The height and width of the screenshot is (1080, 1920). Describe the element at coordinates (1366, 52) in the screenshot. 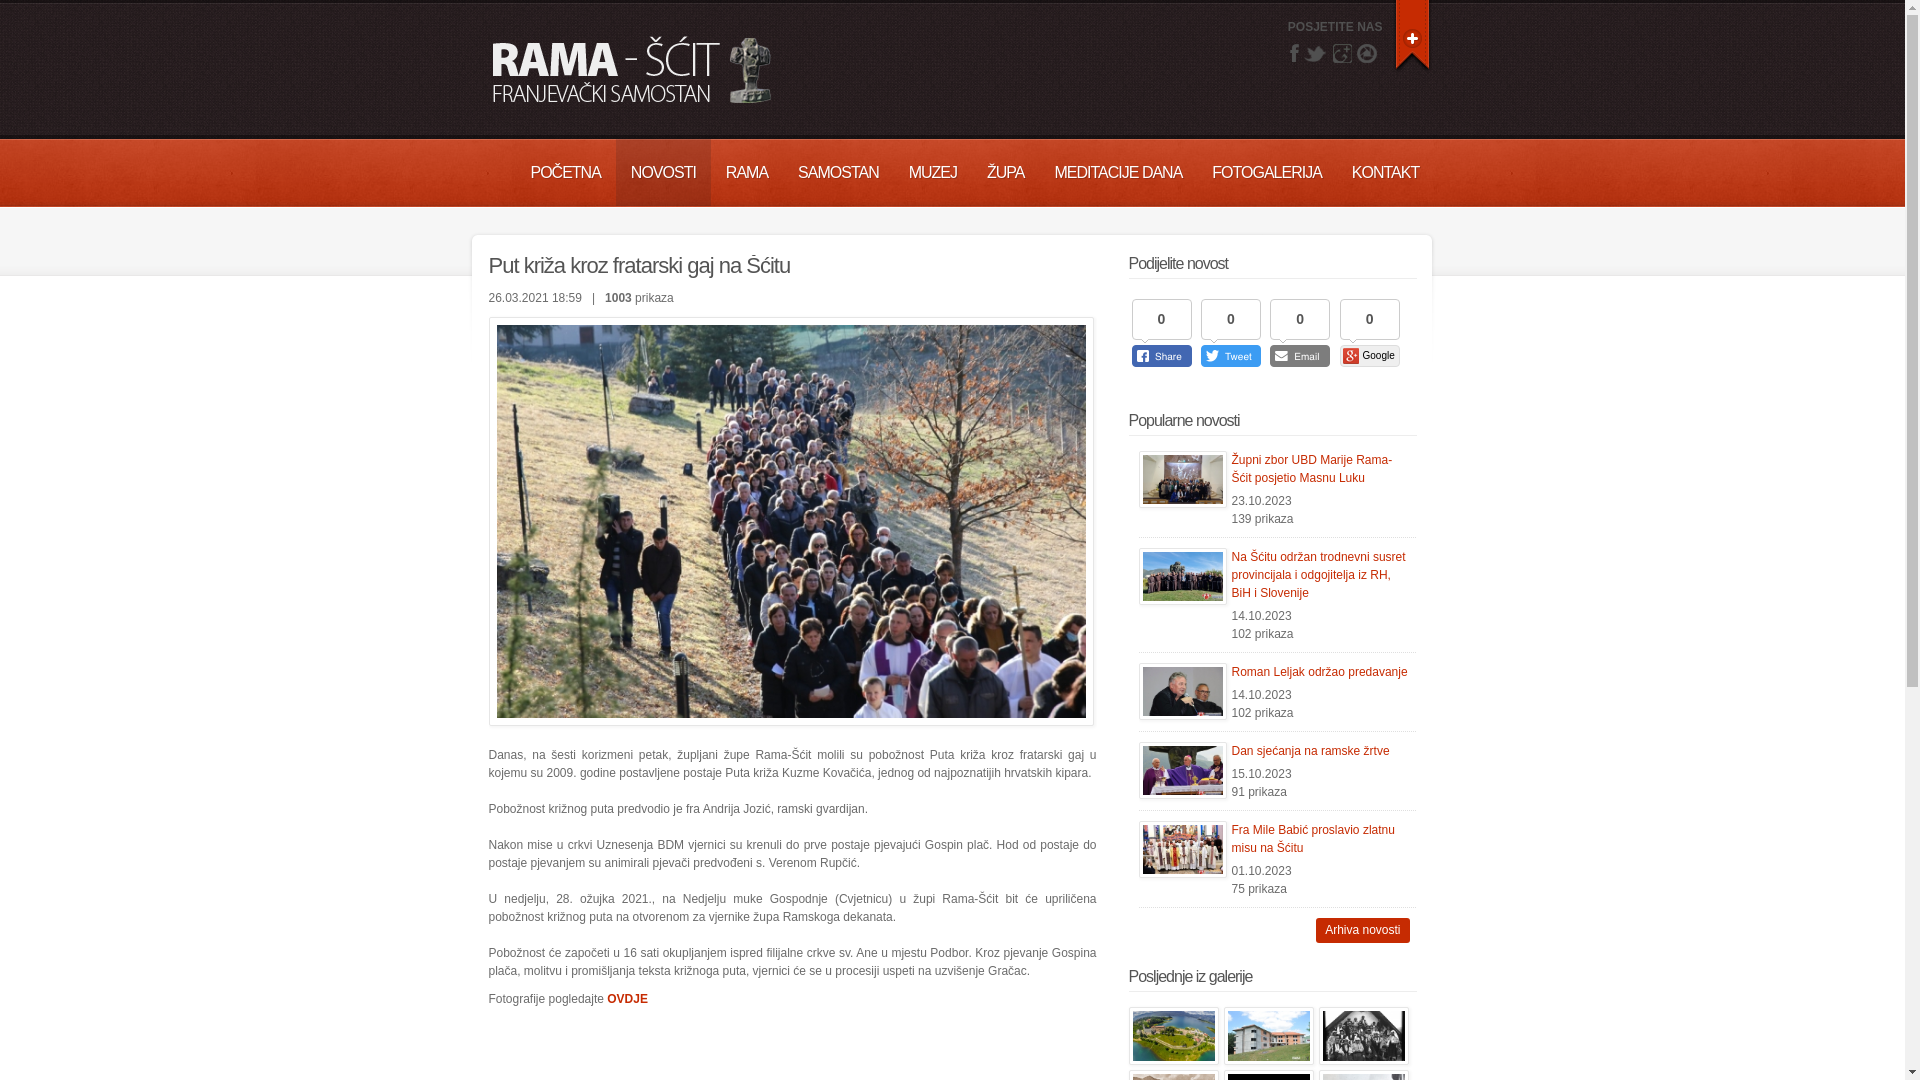

I see `'Picasa Web Albums'` at that location.